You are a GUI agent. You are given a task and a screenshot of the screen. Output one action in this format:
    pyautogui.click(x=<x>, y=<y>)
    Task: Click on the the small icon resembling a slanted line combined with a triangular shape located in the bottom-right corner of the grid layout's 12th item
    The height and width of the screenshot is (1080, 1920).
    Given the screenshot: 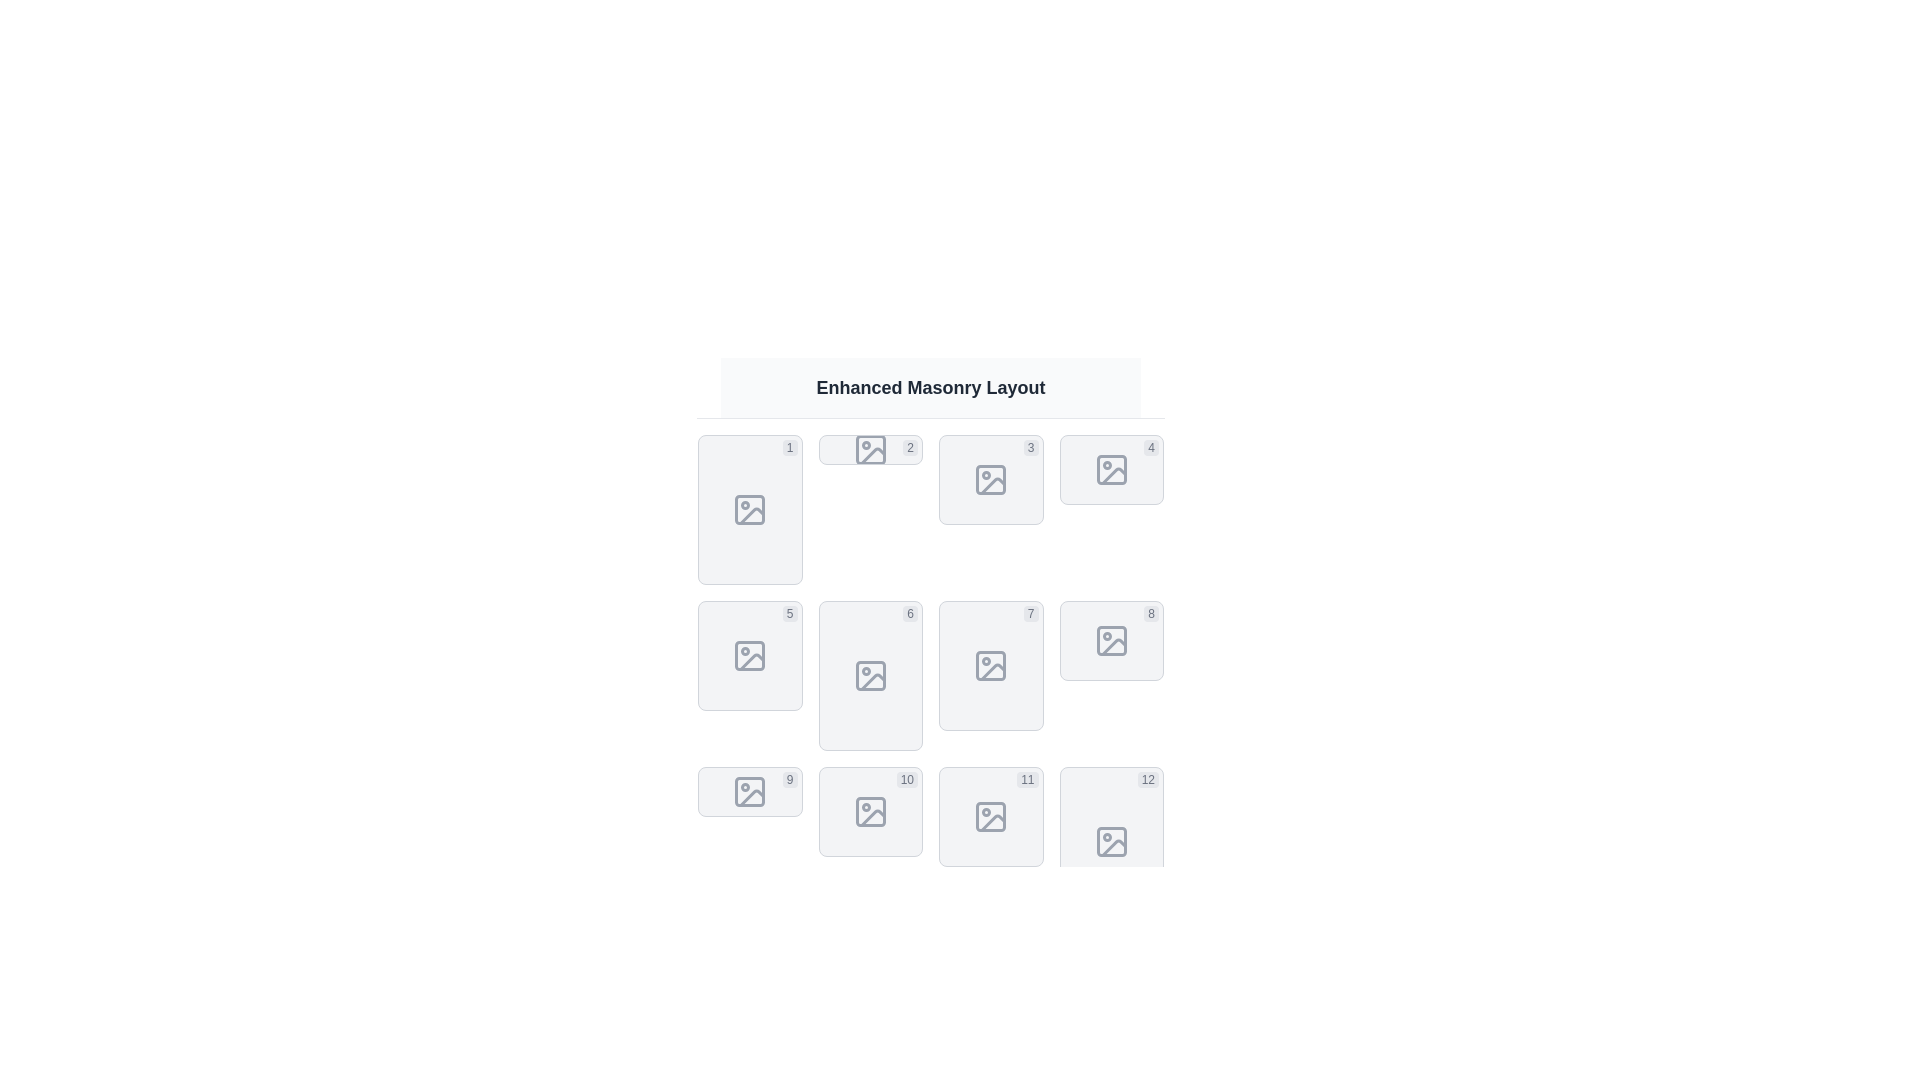 What is the action you would take?
    pyautogui.click(x=1112, y=848)
    